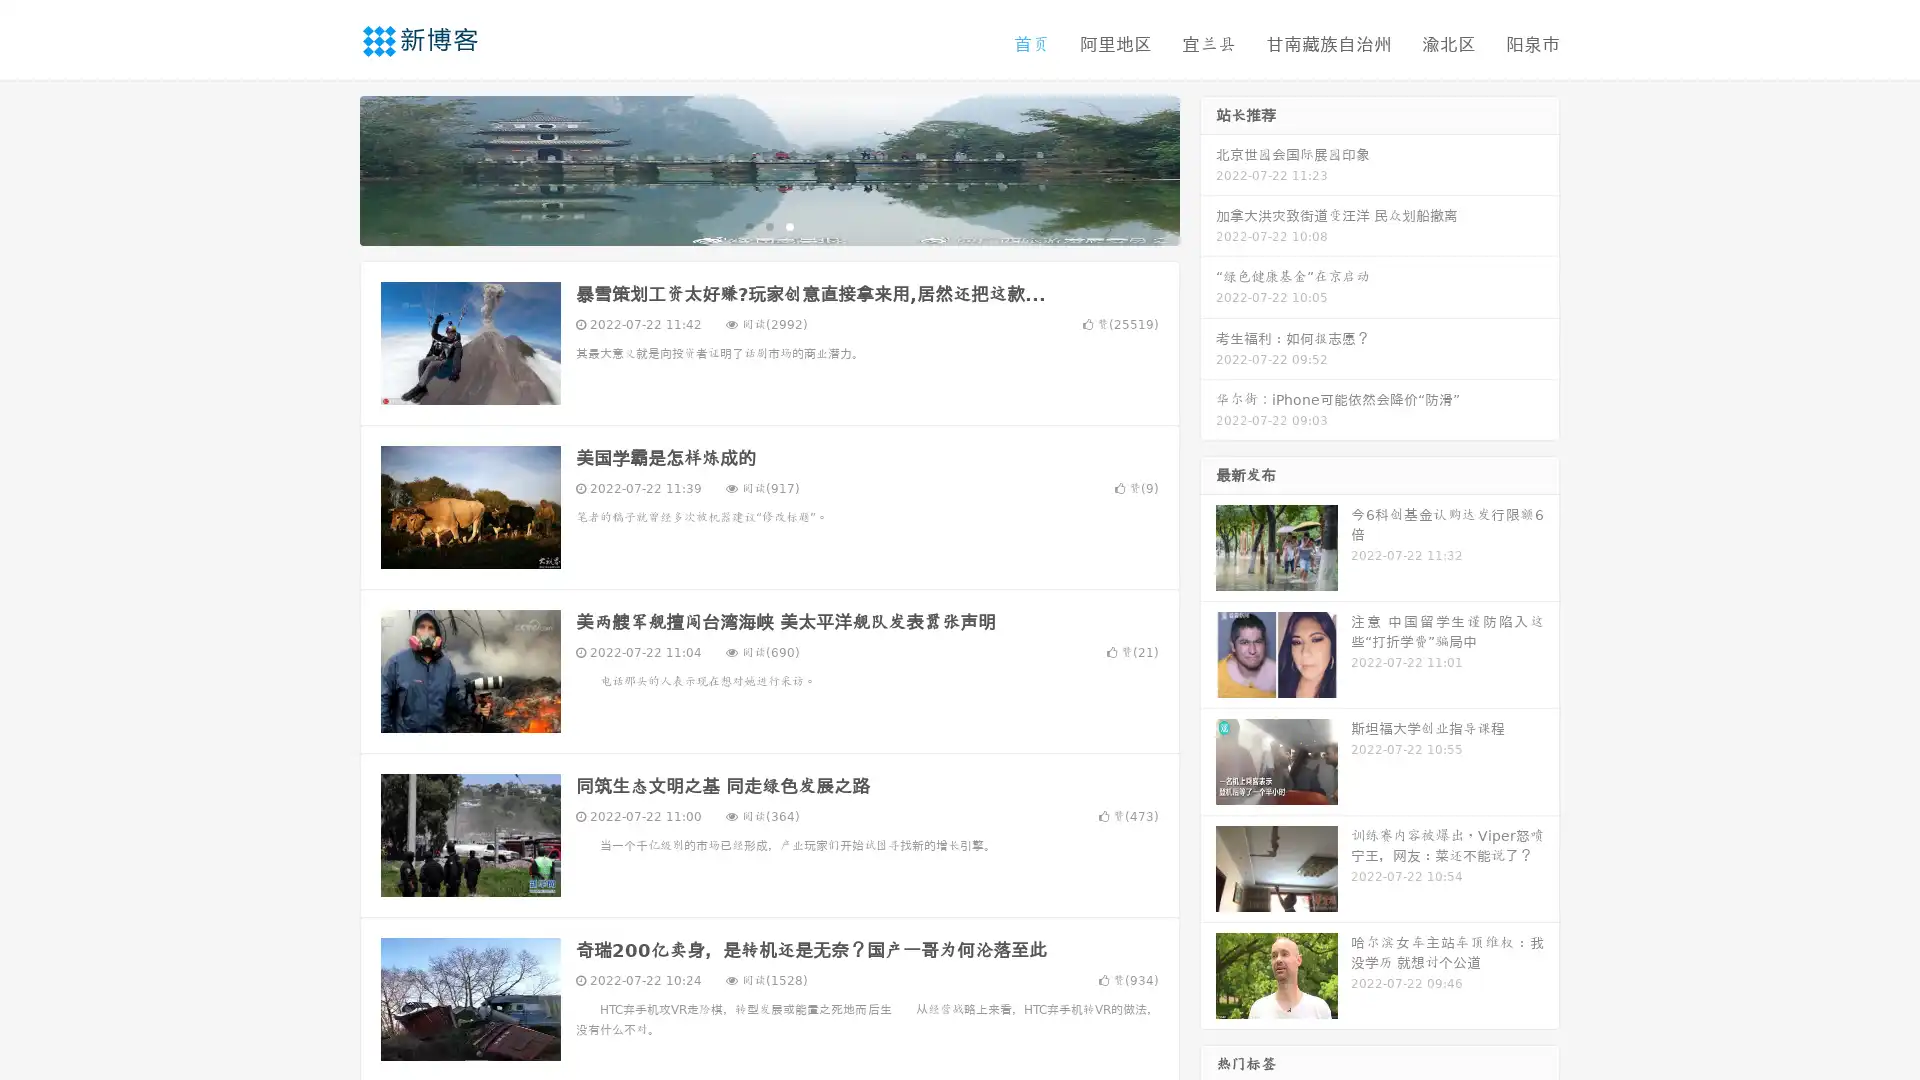 Image resolution: width=1920 pixels, height=1080 pixels. What do you see at coordinates (1208, 168) in the screenshot?
I see `Next slide` at bounding box center [1208, 168].